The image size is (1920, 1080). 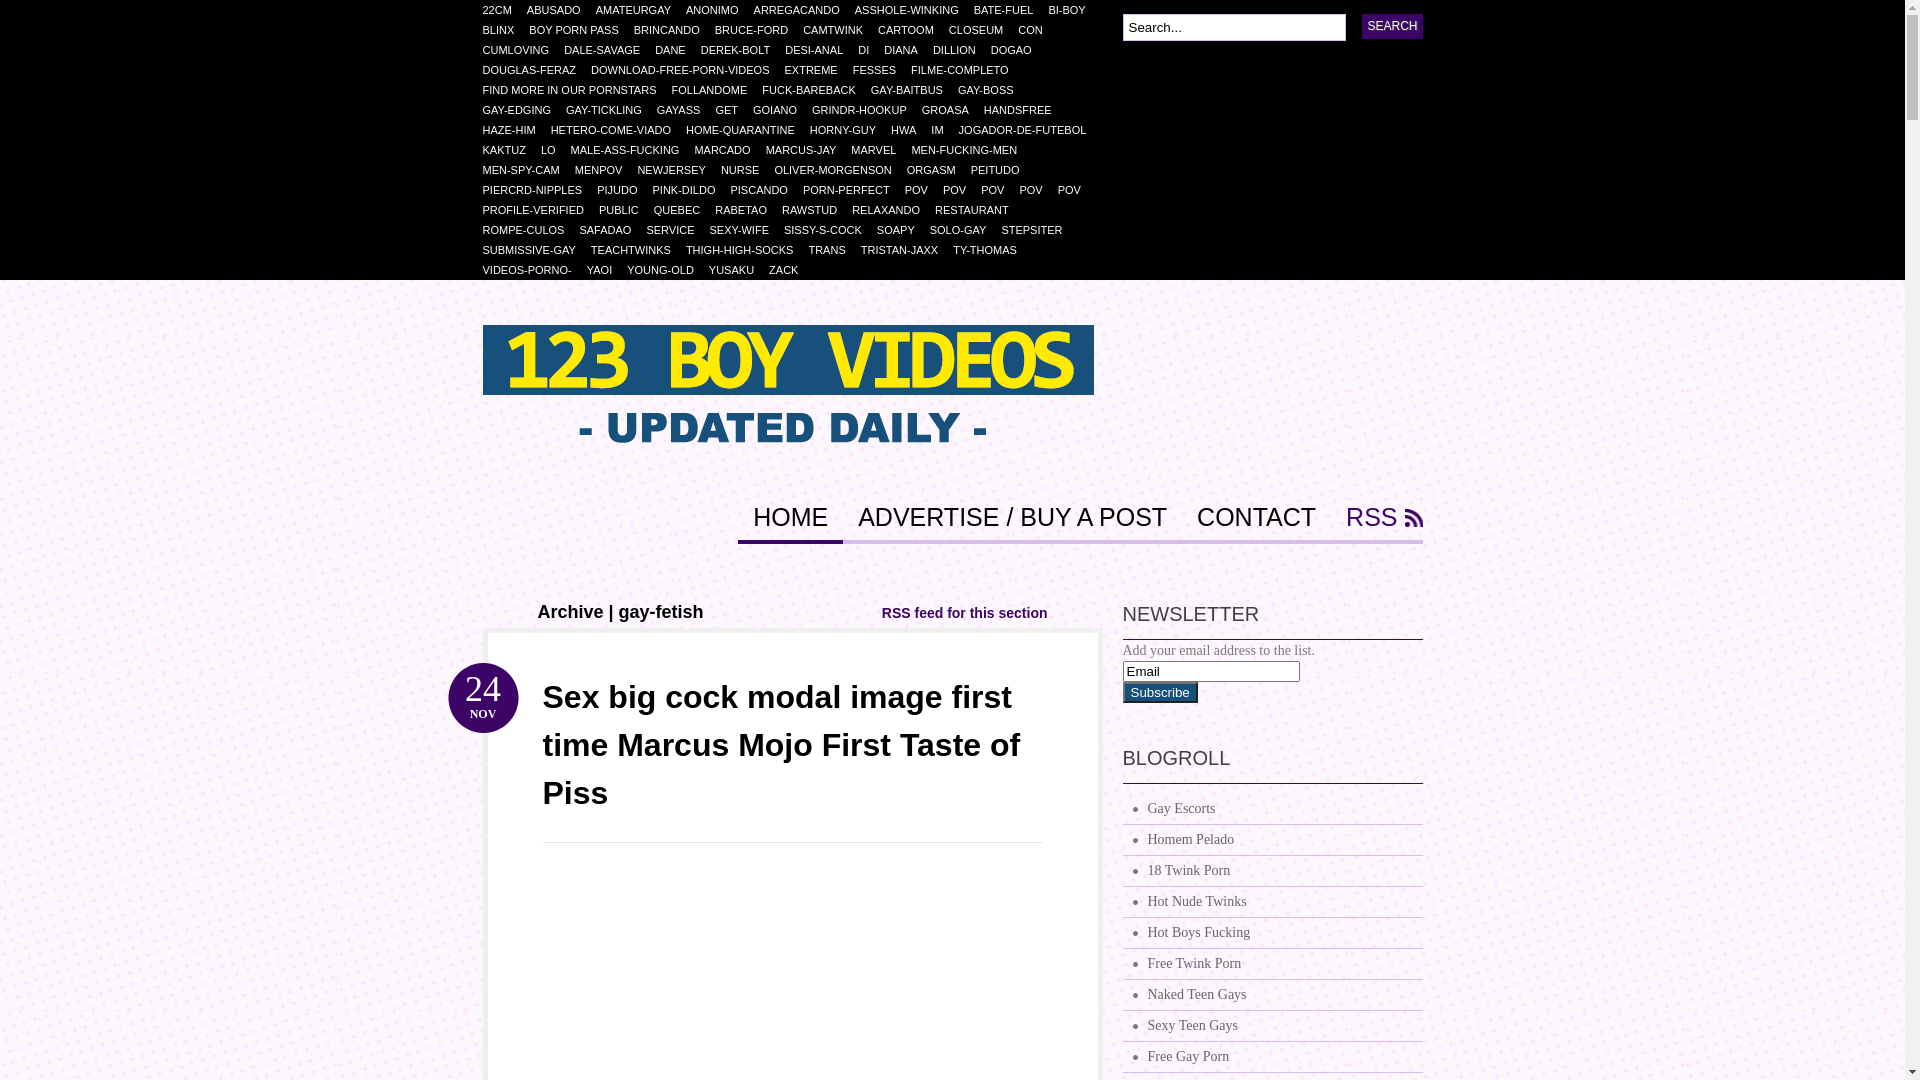 I want to click on 'RSS', so click(x=1375, y=523).